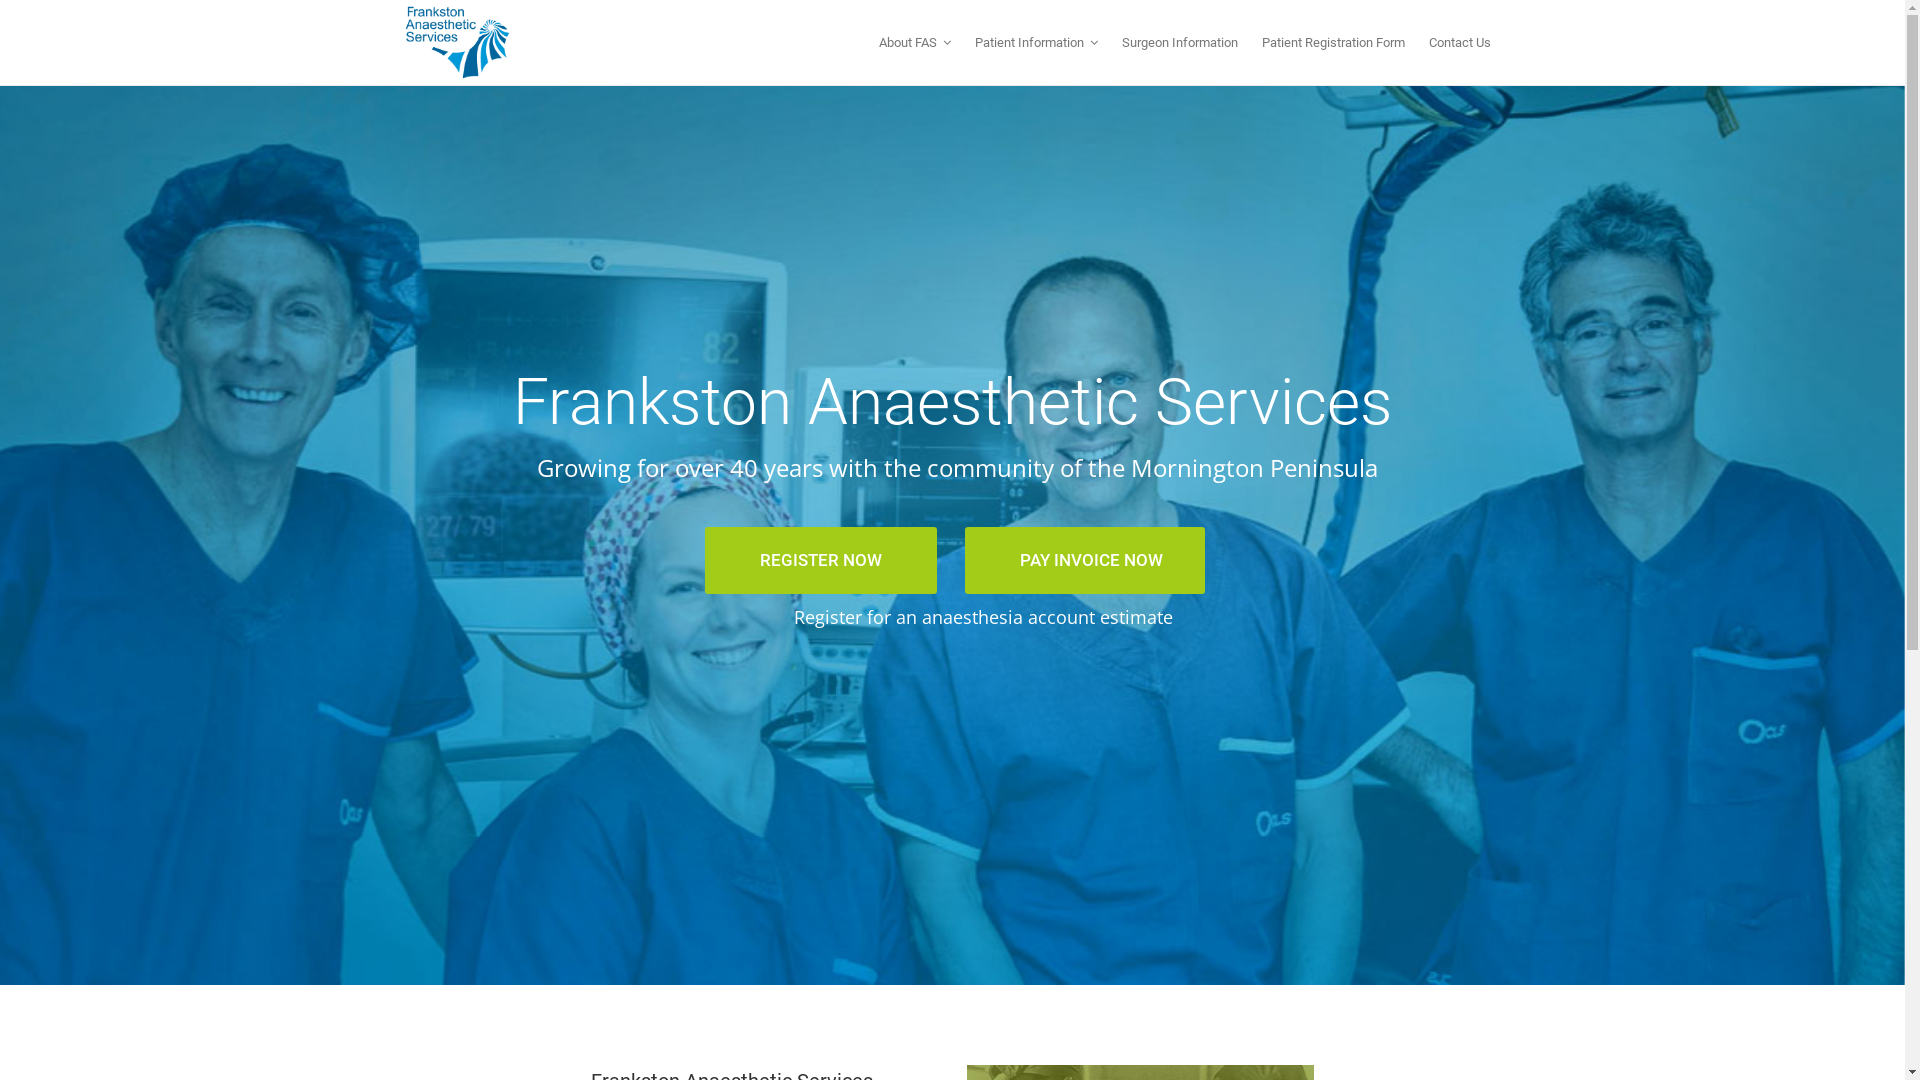 This screenshot has height=1080, width=1920. What do you see at coordinates (1035, 42) in the screenshot?
I see `'Patient Information'` at bounding box center [1035, 42].